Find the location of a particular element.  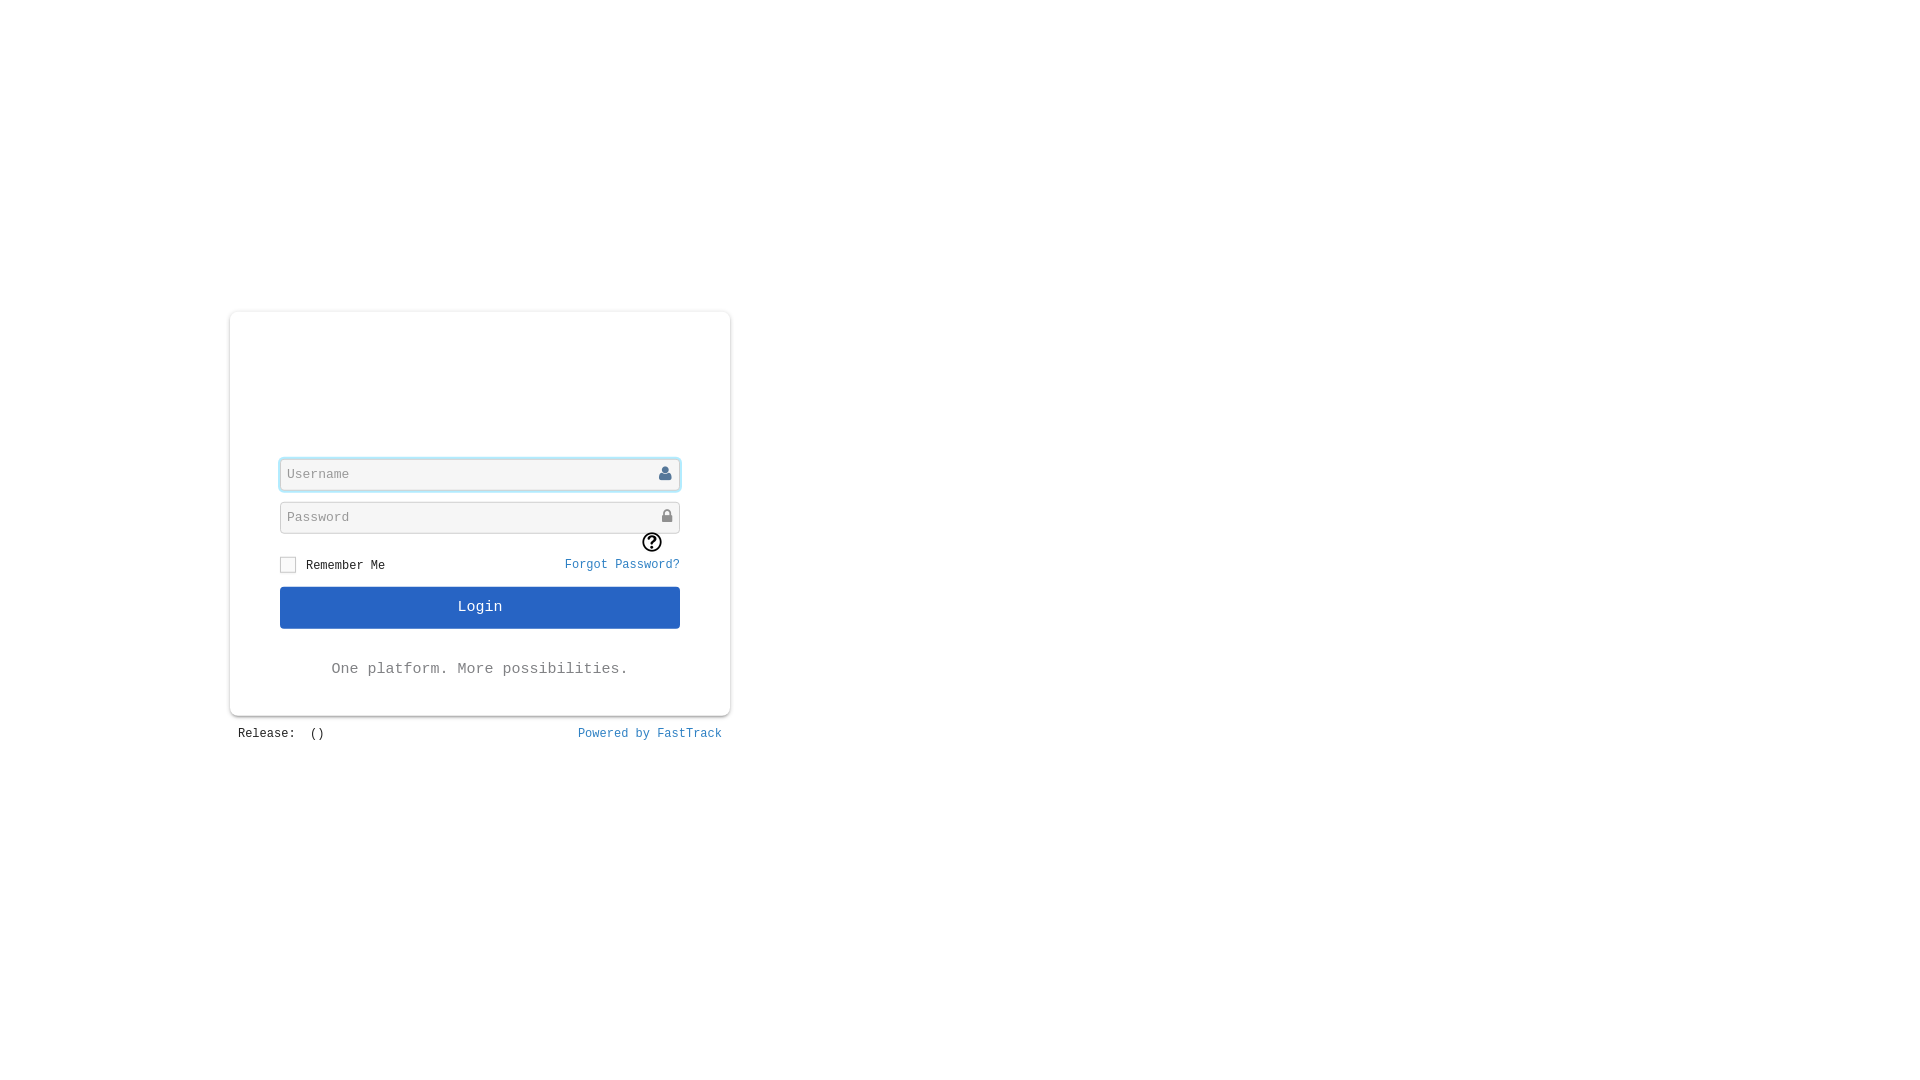

'Forgot Password?' is located at coordinates (621, 563).